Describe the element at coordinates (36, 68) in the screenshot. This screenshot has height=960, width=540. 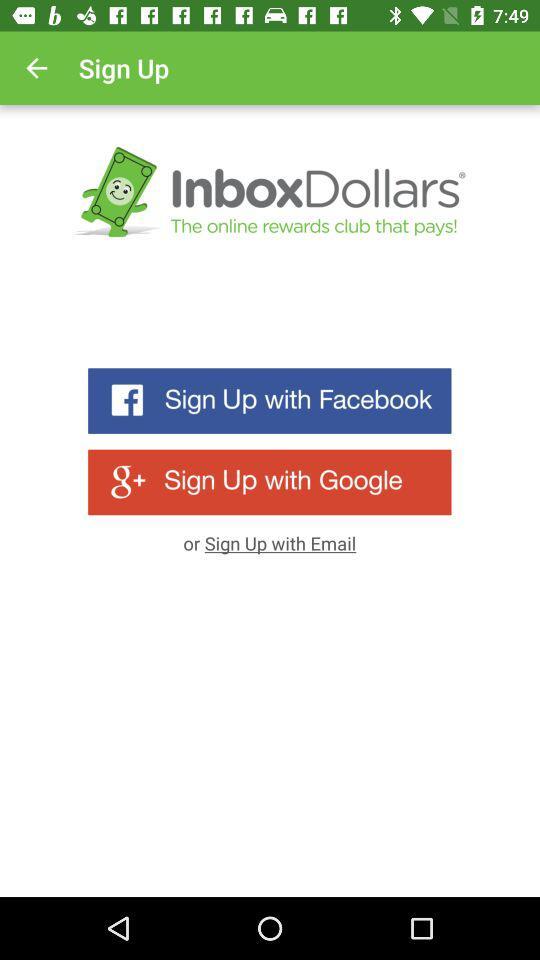
I see `app to the left of the sign up app` at that location.